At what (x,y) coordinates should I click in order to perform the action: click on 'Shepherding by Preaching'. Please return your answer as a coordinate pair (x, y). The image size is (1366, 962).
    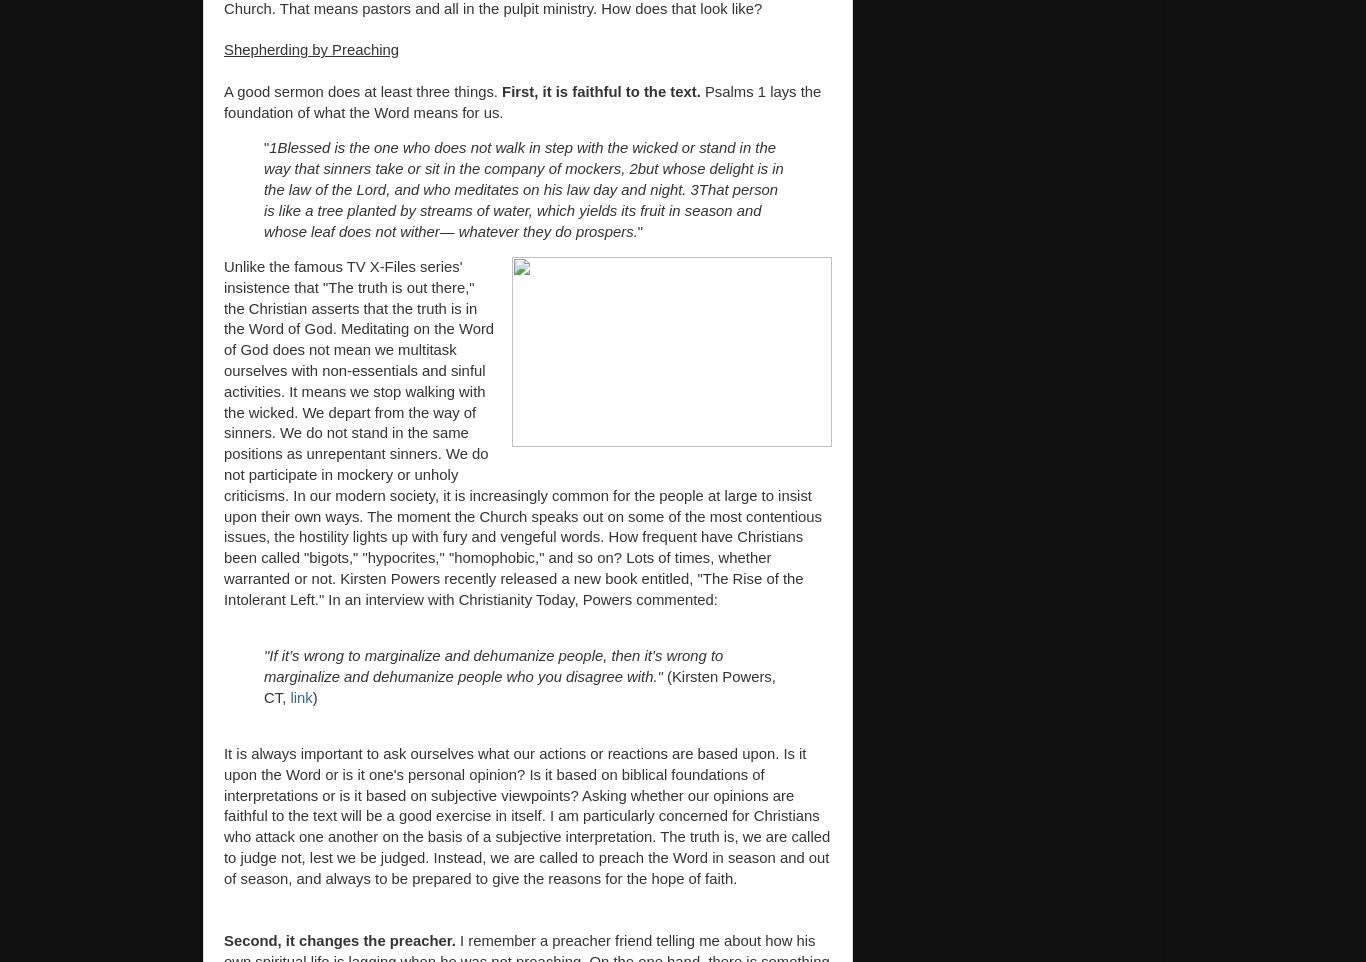
    Looking at the image, I should click on (311, 50).